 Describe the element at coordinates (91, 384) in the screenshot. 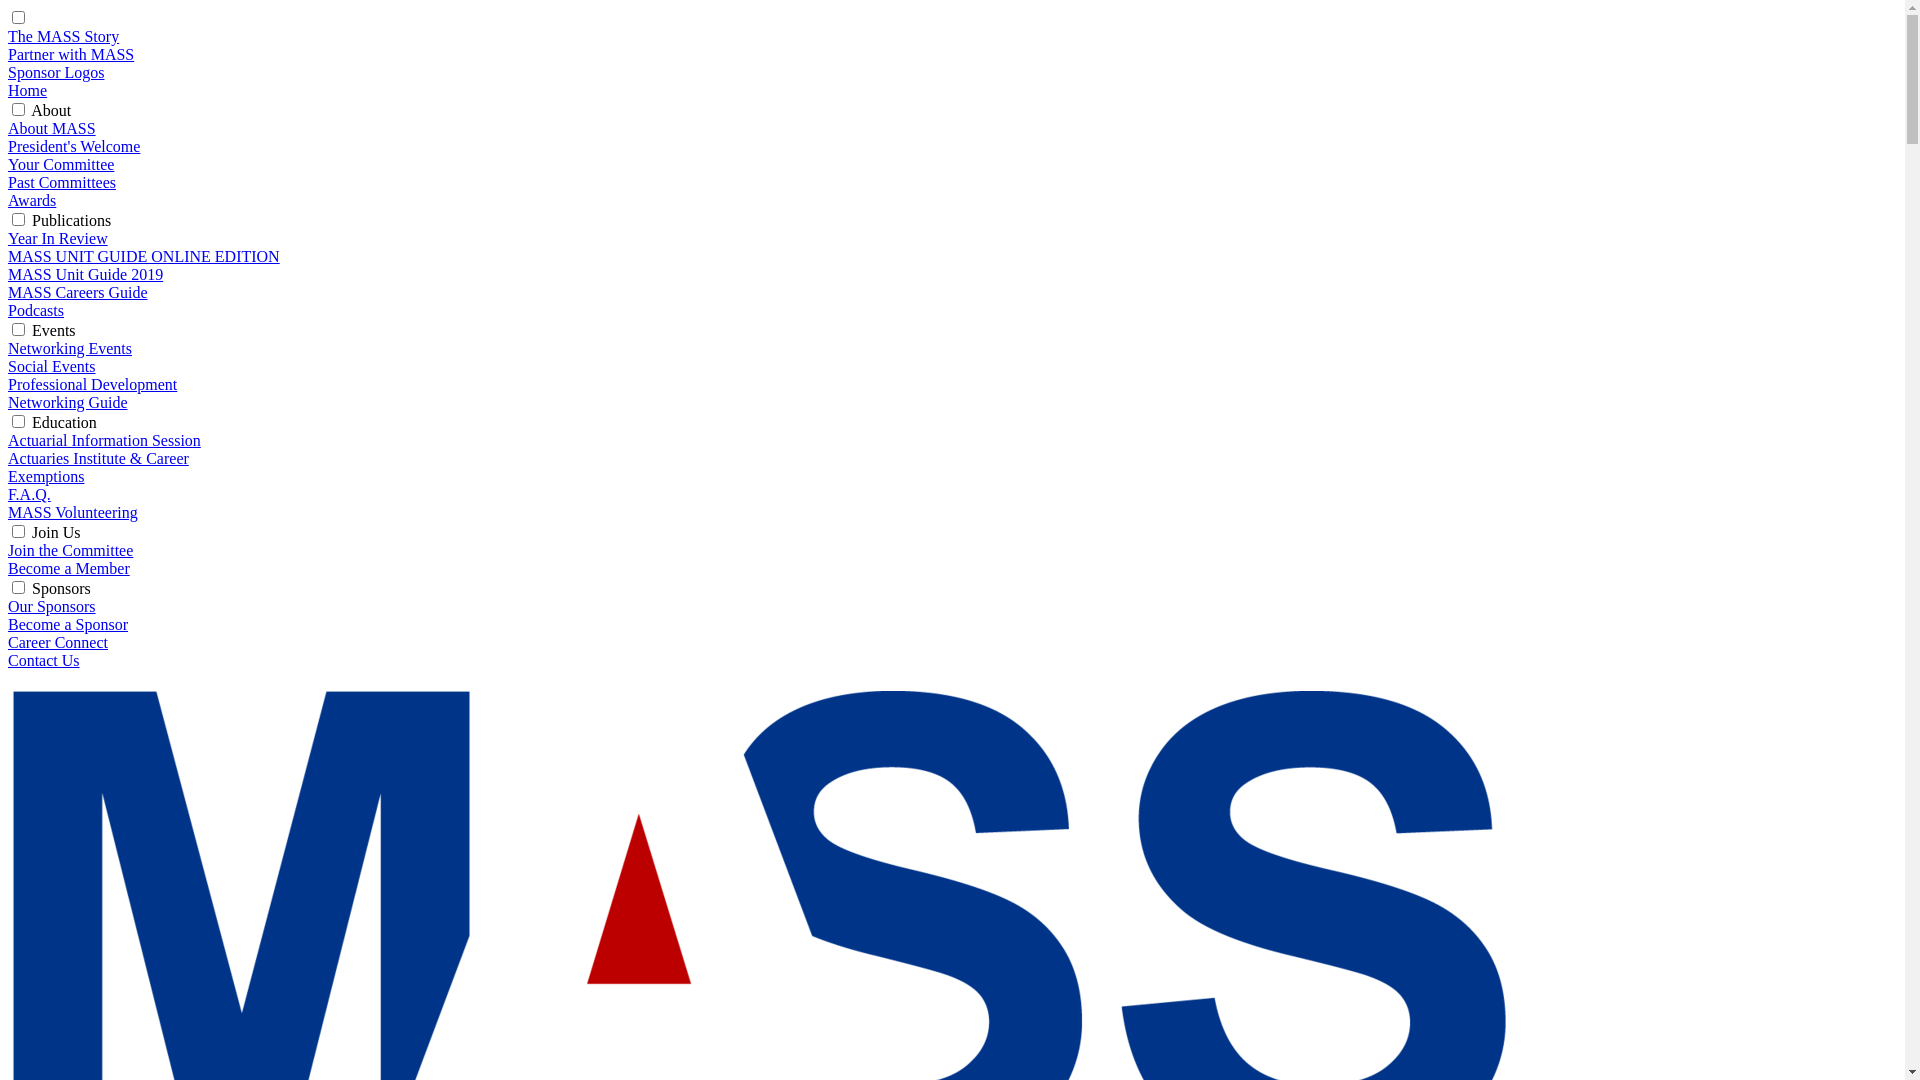

I see `'Professional Development'` at that location.